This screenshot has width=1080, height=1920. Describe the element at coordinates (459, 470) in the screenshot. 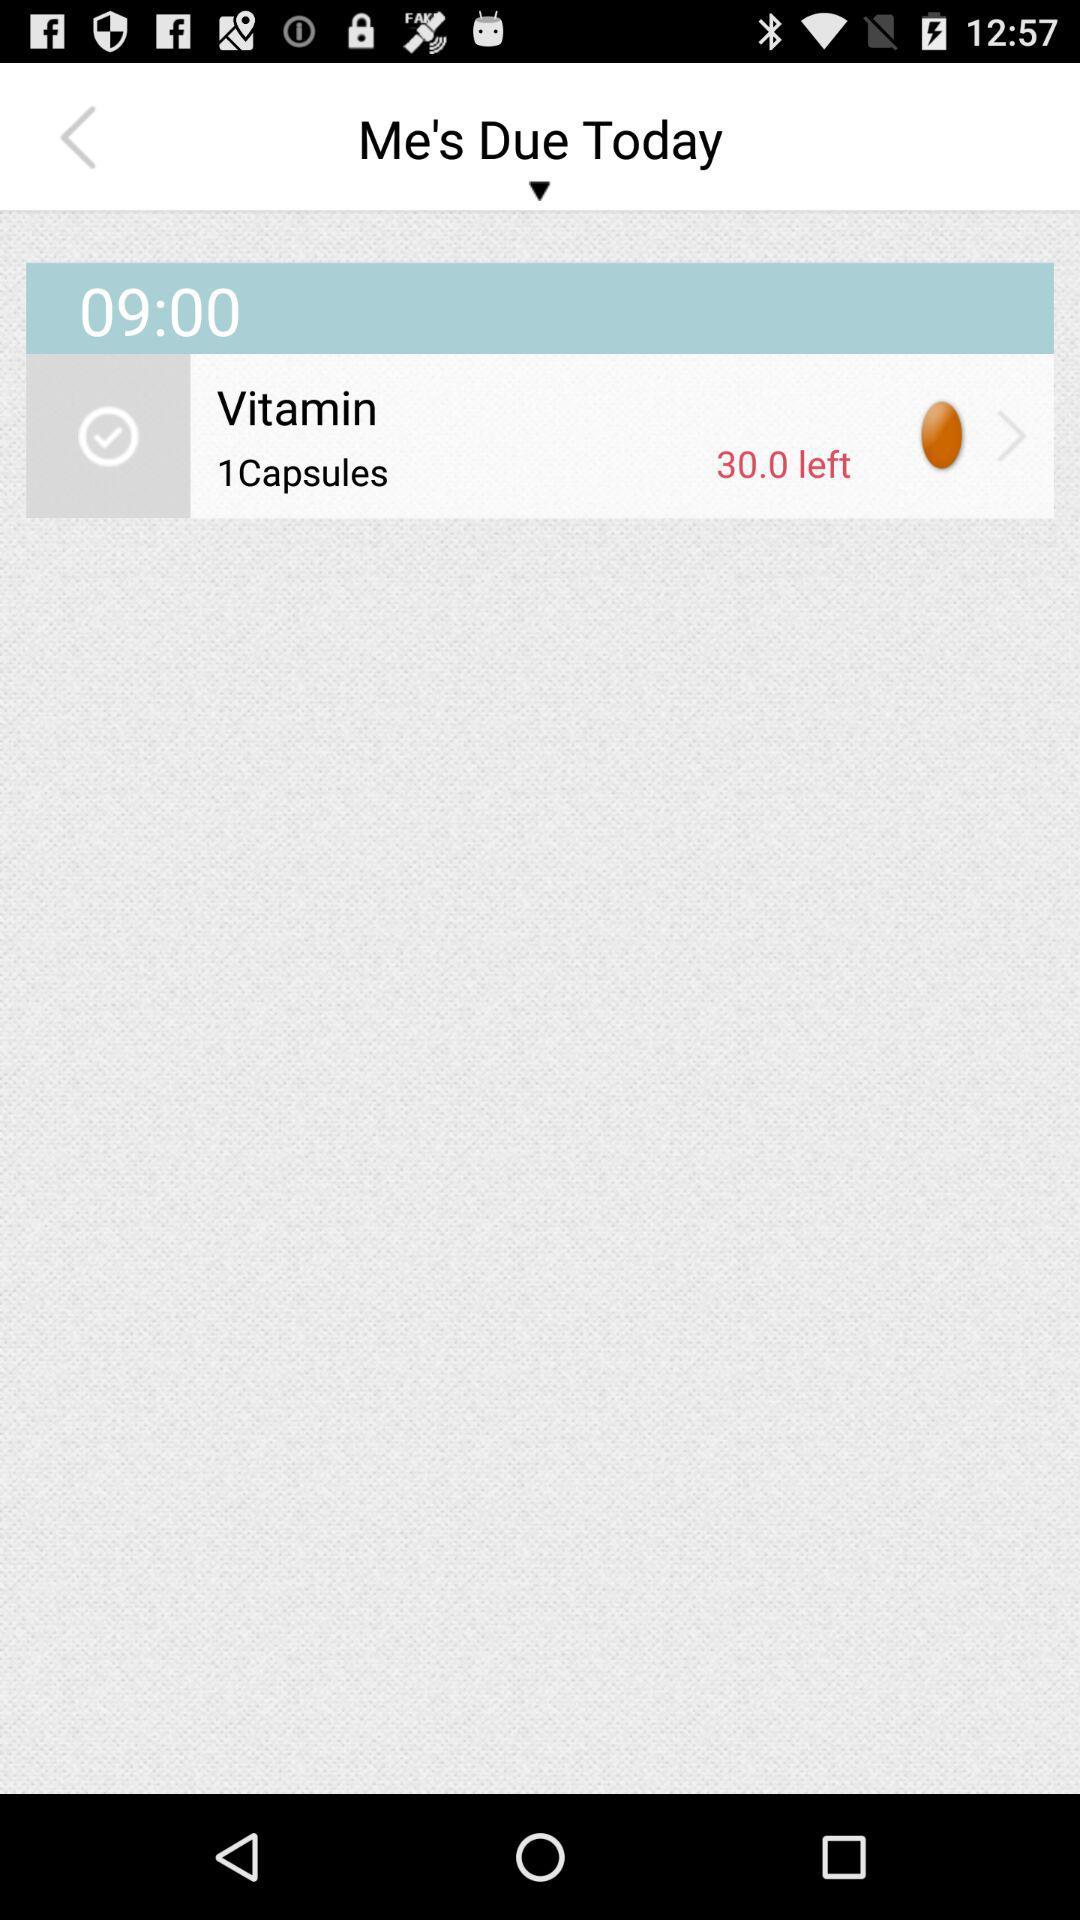

I see `app to the left of the 30.0 left` at that location.